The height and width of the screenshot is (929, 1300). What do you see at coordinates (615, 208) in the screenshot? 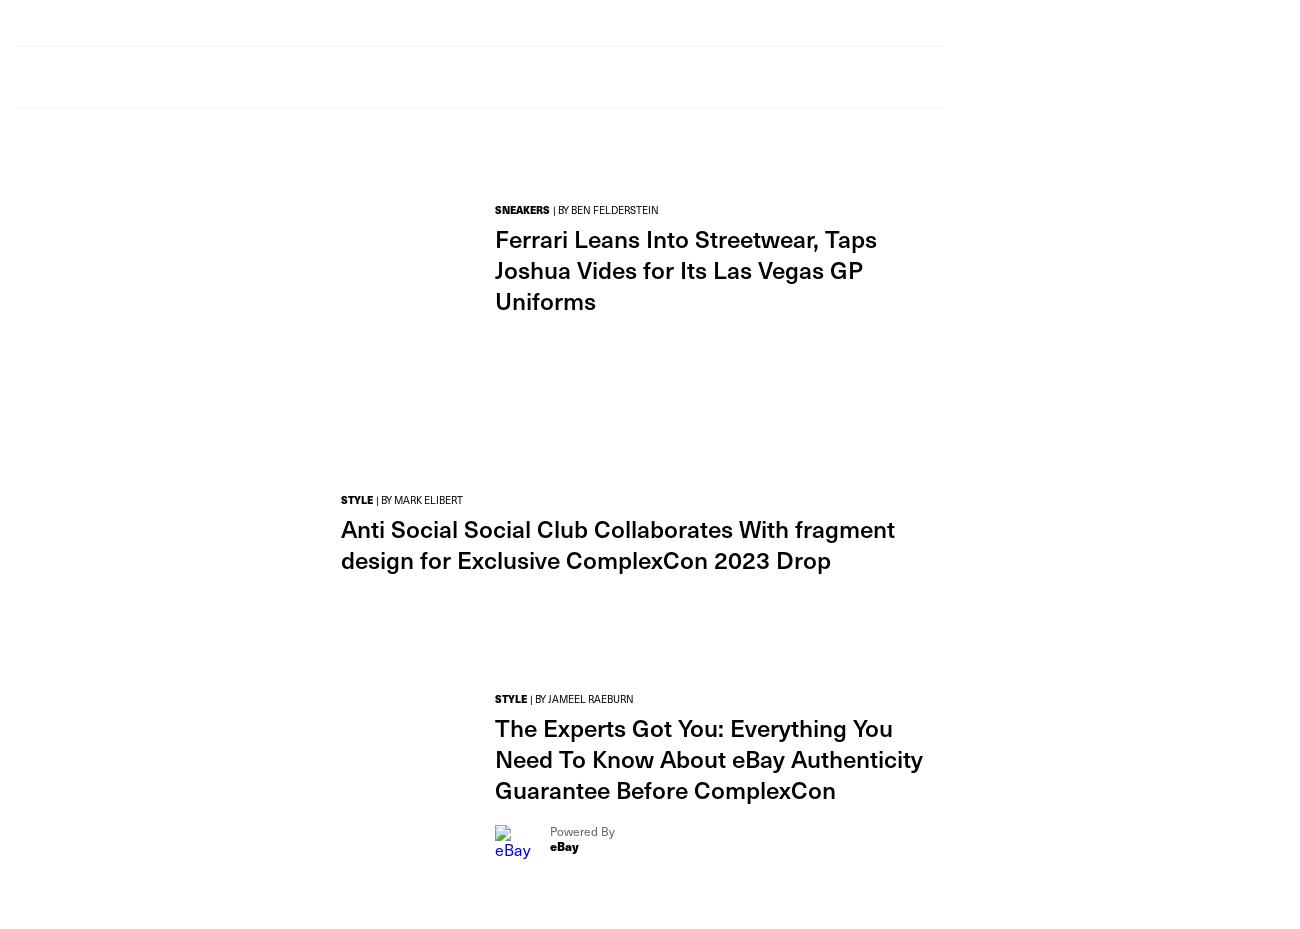
I see `'BEN FELDERSTEIN'` at bounding box center [615, 208].